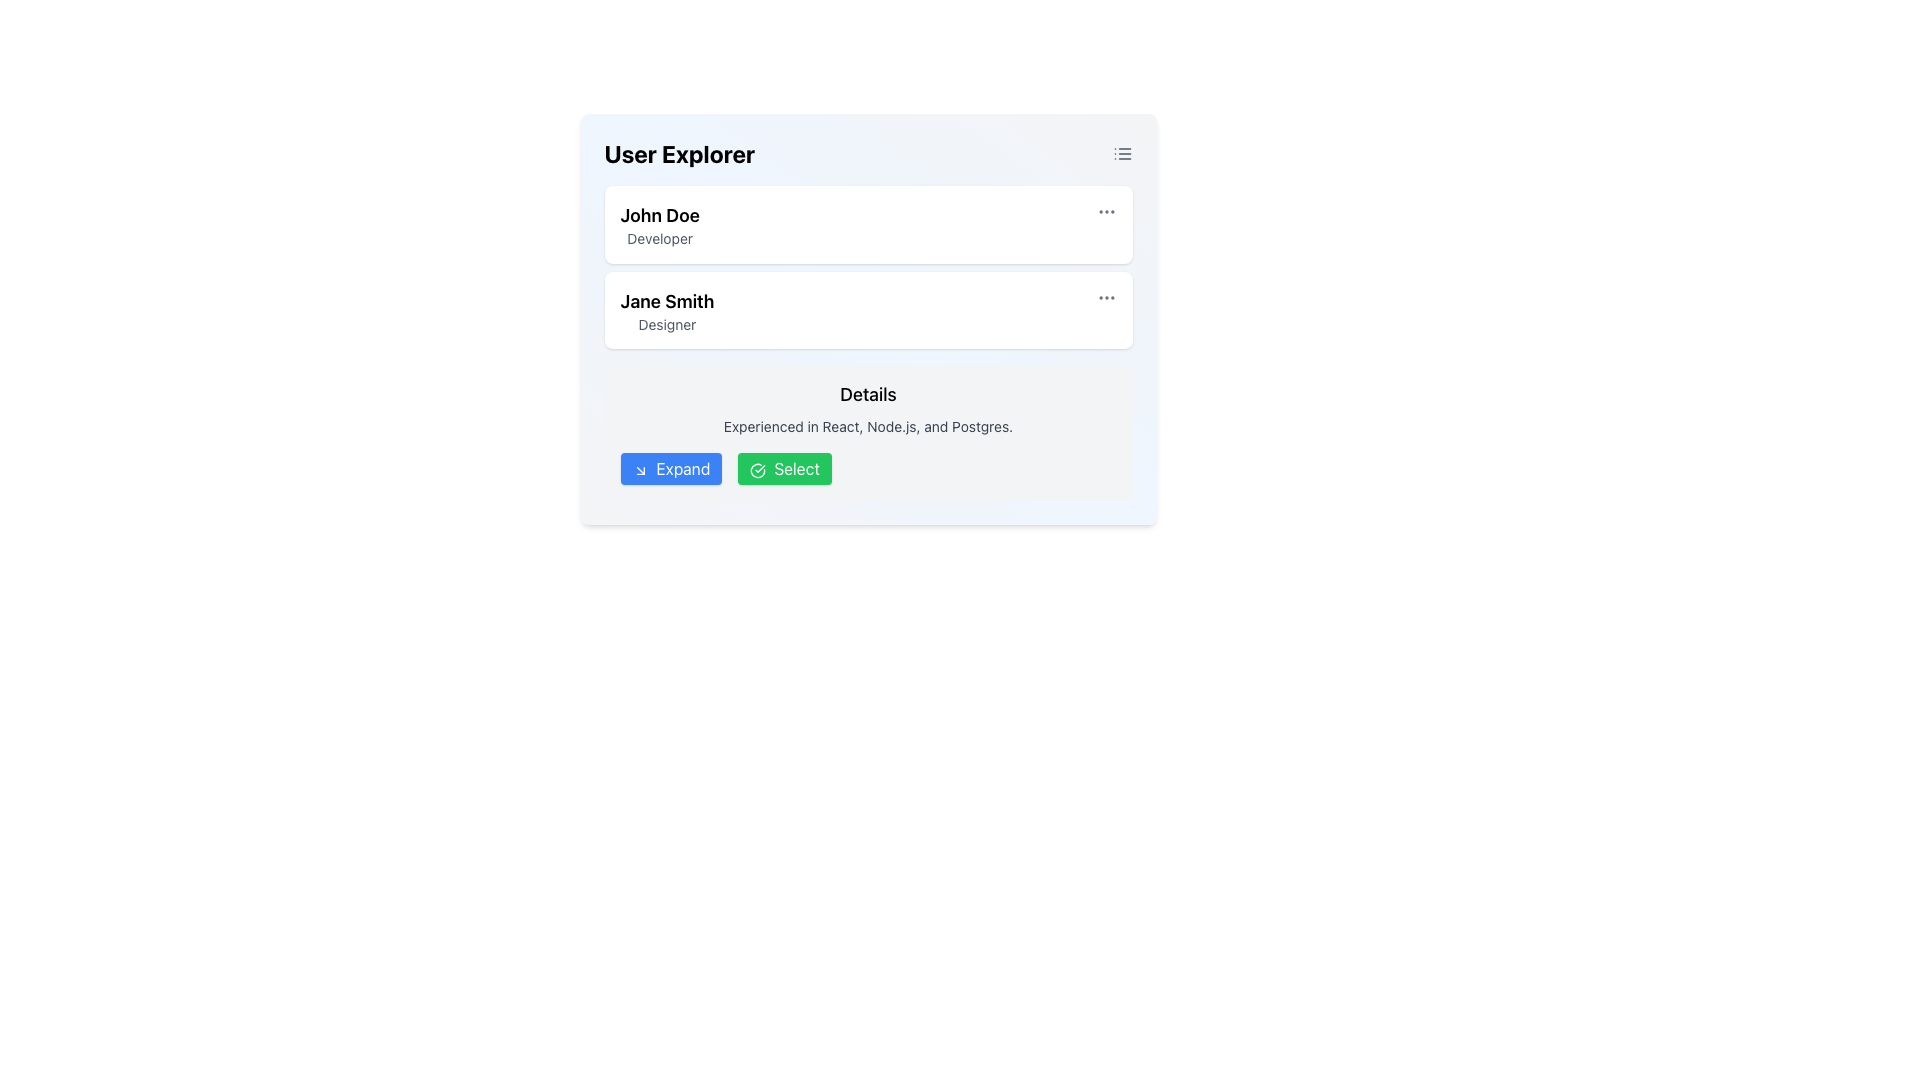 This screenshot has height=1080, width=1920. What do you see at coordinates (667, 323) in the screenshot?
I see `text content of the Text Label indicating the professional role 'Designer' beneath 'Jane Smith' in the user profile card` at bounding box center [667, 323].